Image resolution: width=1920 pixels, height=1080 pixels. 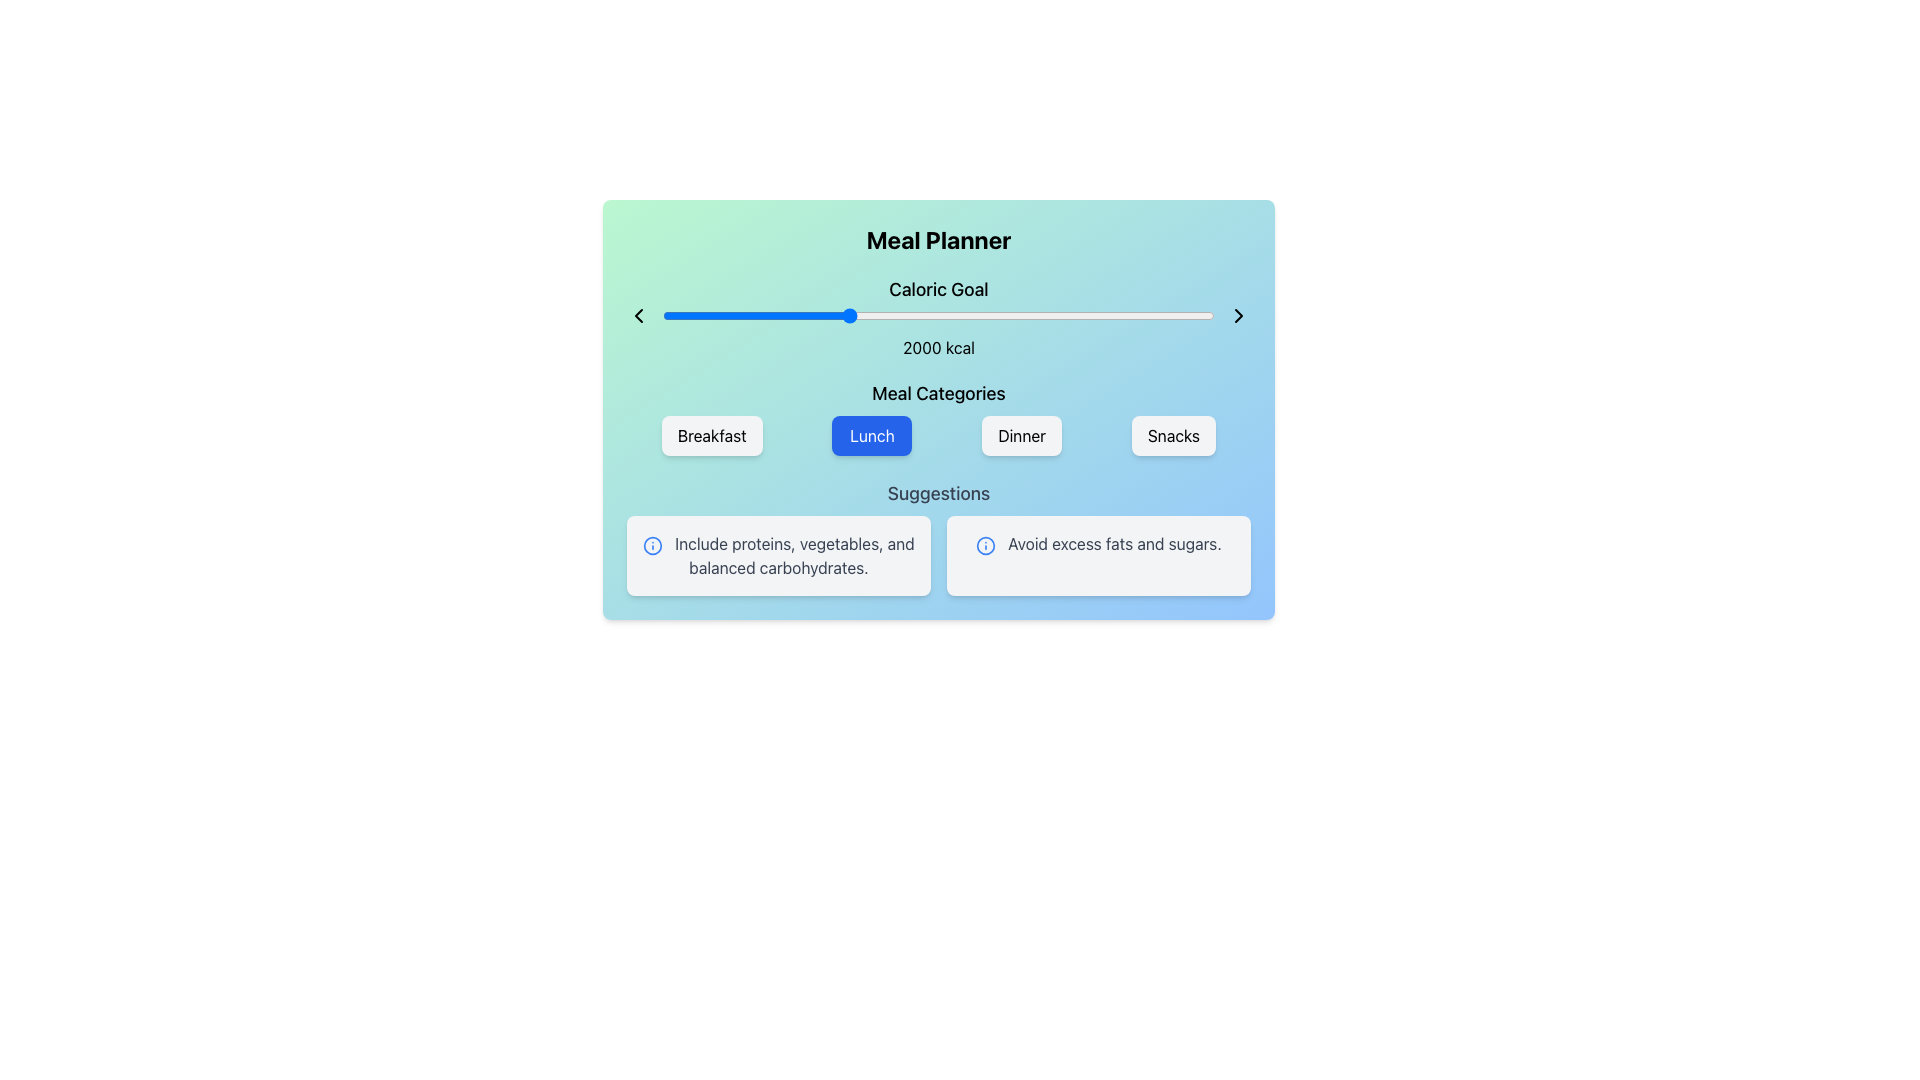 What do you see at coordinates (1042, 315) in the screenshot?
I see `caloric goal` at bounding box center [1042, 315].